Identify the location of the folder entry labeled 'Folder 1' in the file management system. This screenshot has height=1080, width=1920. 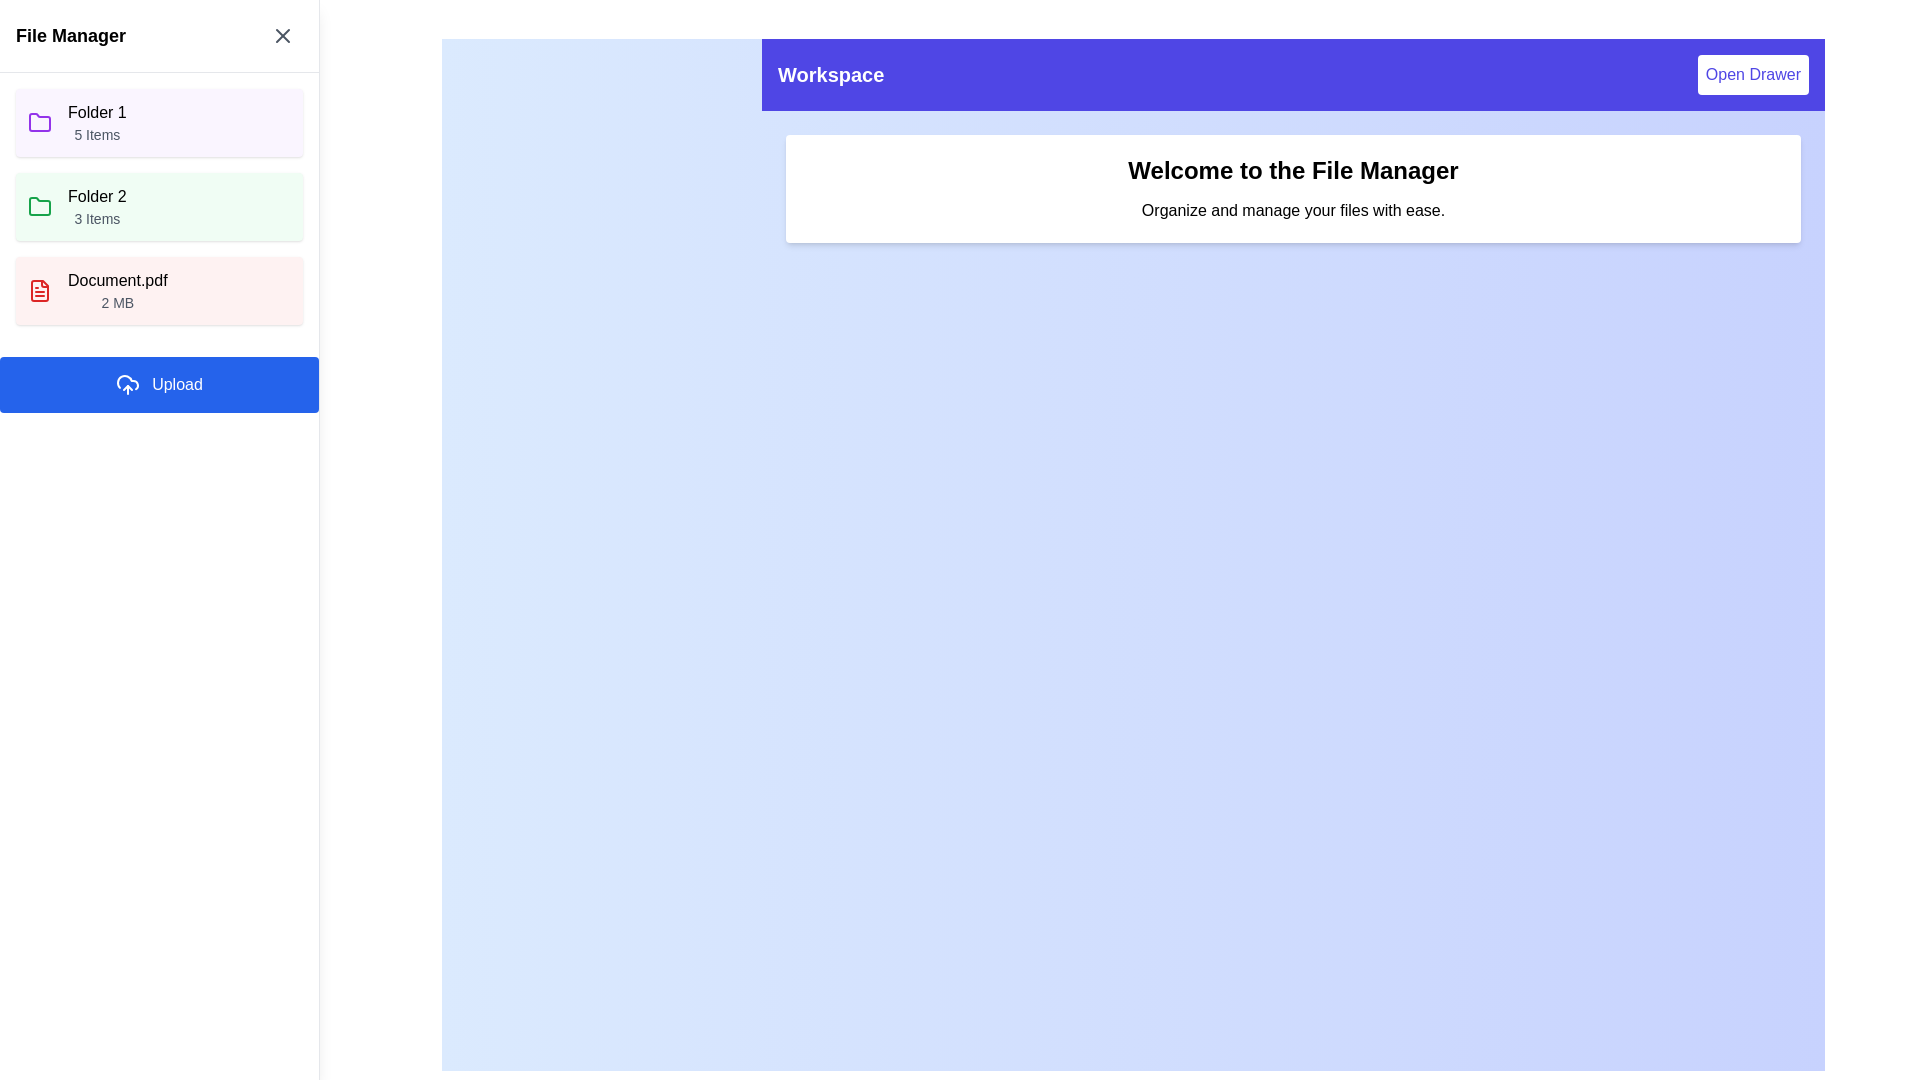
(158, 123).